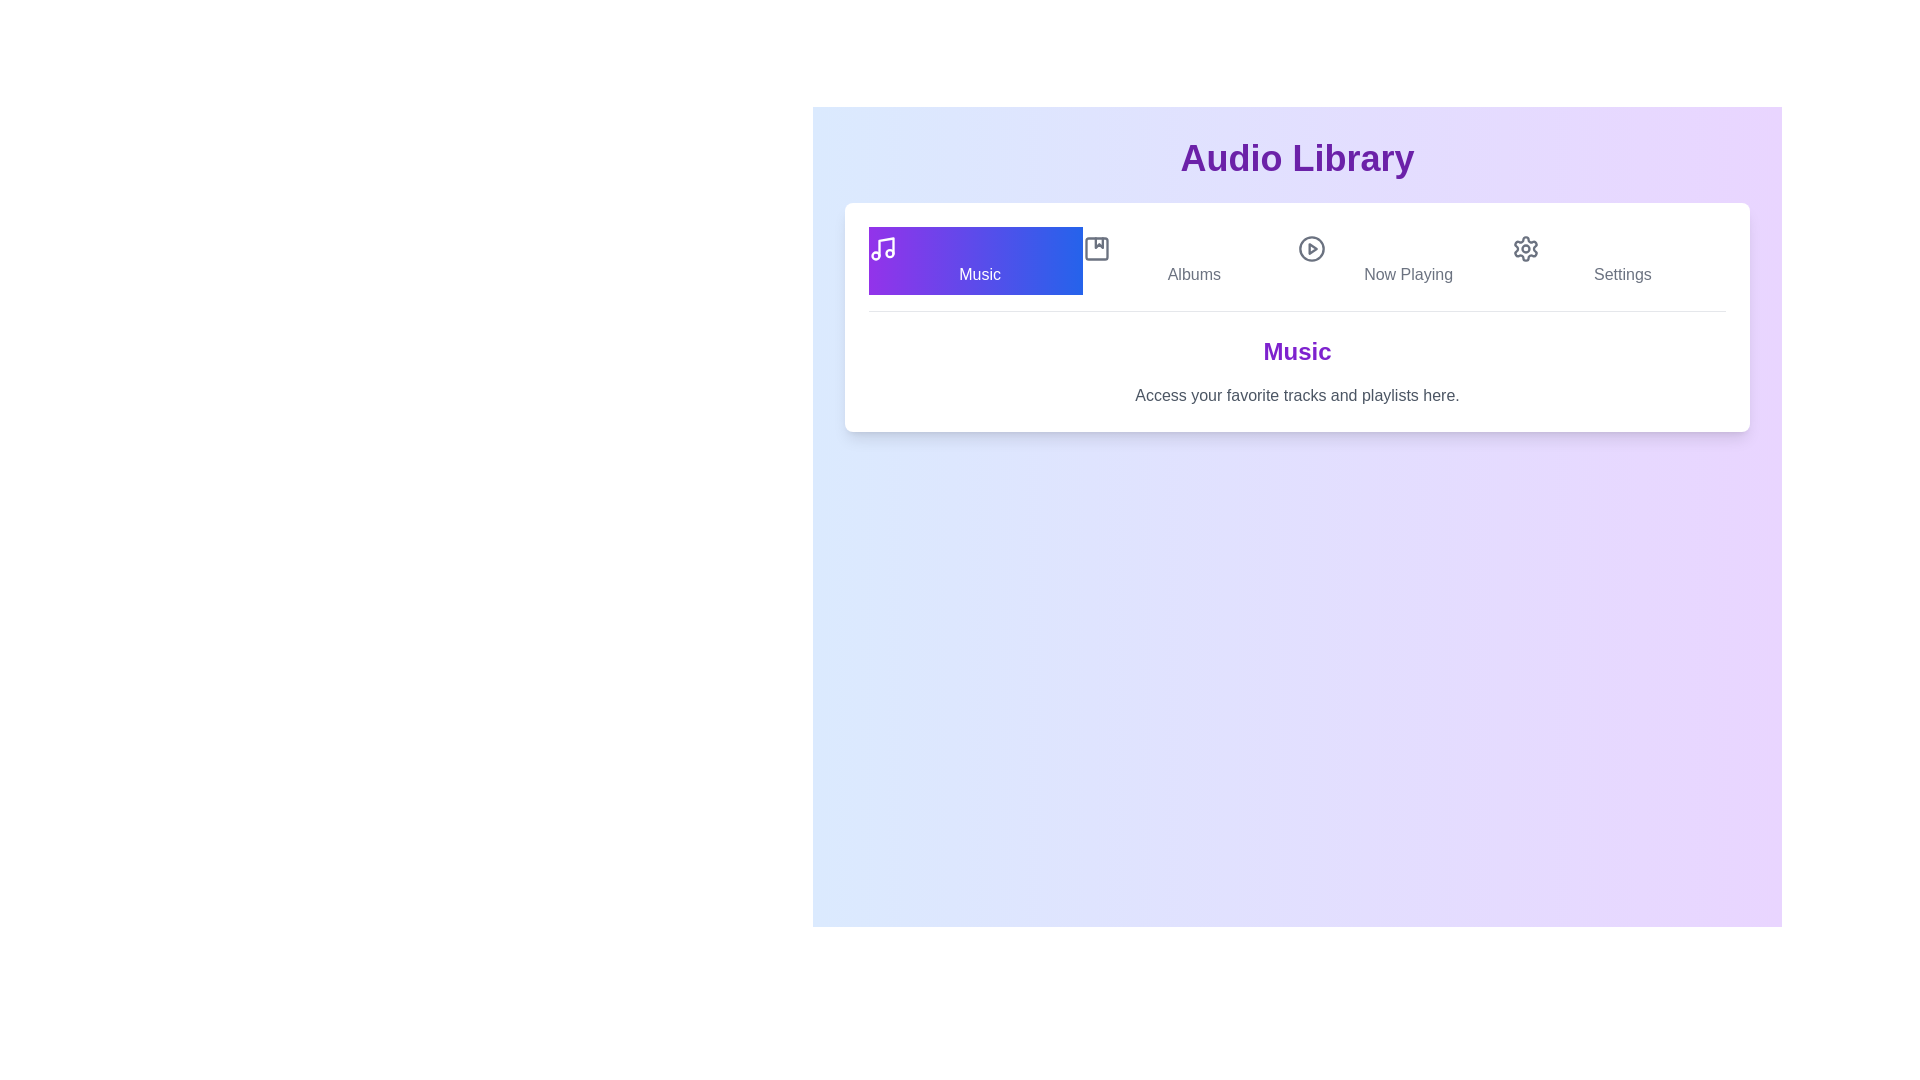 This screenshot has width=1920, height=1080. I want to click on the triangular 'play' icon within the circular 'Now Playing' button located near the top center of the navigation menu, so click(1311, 248).